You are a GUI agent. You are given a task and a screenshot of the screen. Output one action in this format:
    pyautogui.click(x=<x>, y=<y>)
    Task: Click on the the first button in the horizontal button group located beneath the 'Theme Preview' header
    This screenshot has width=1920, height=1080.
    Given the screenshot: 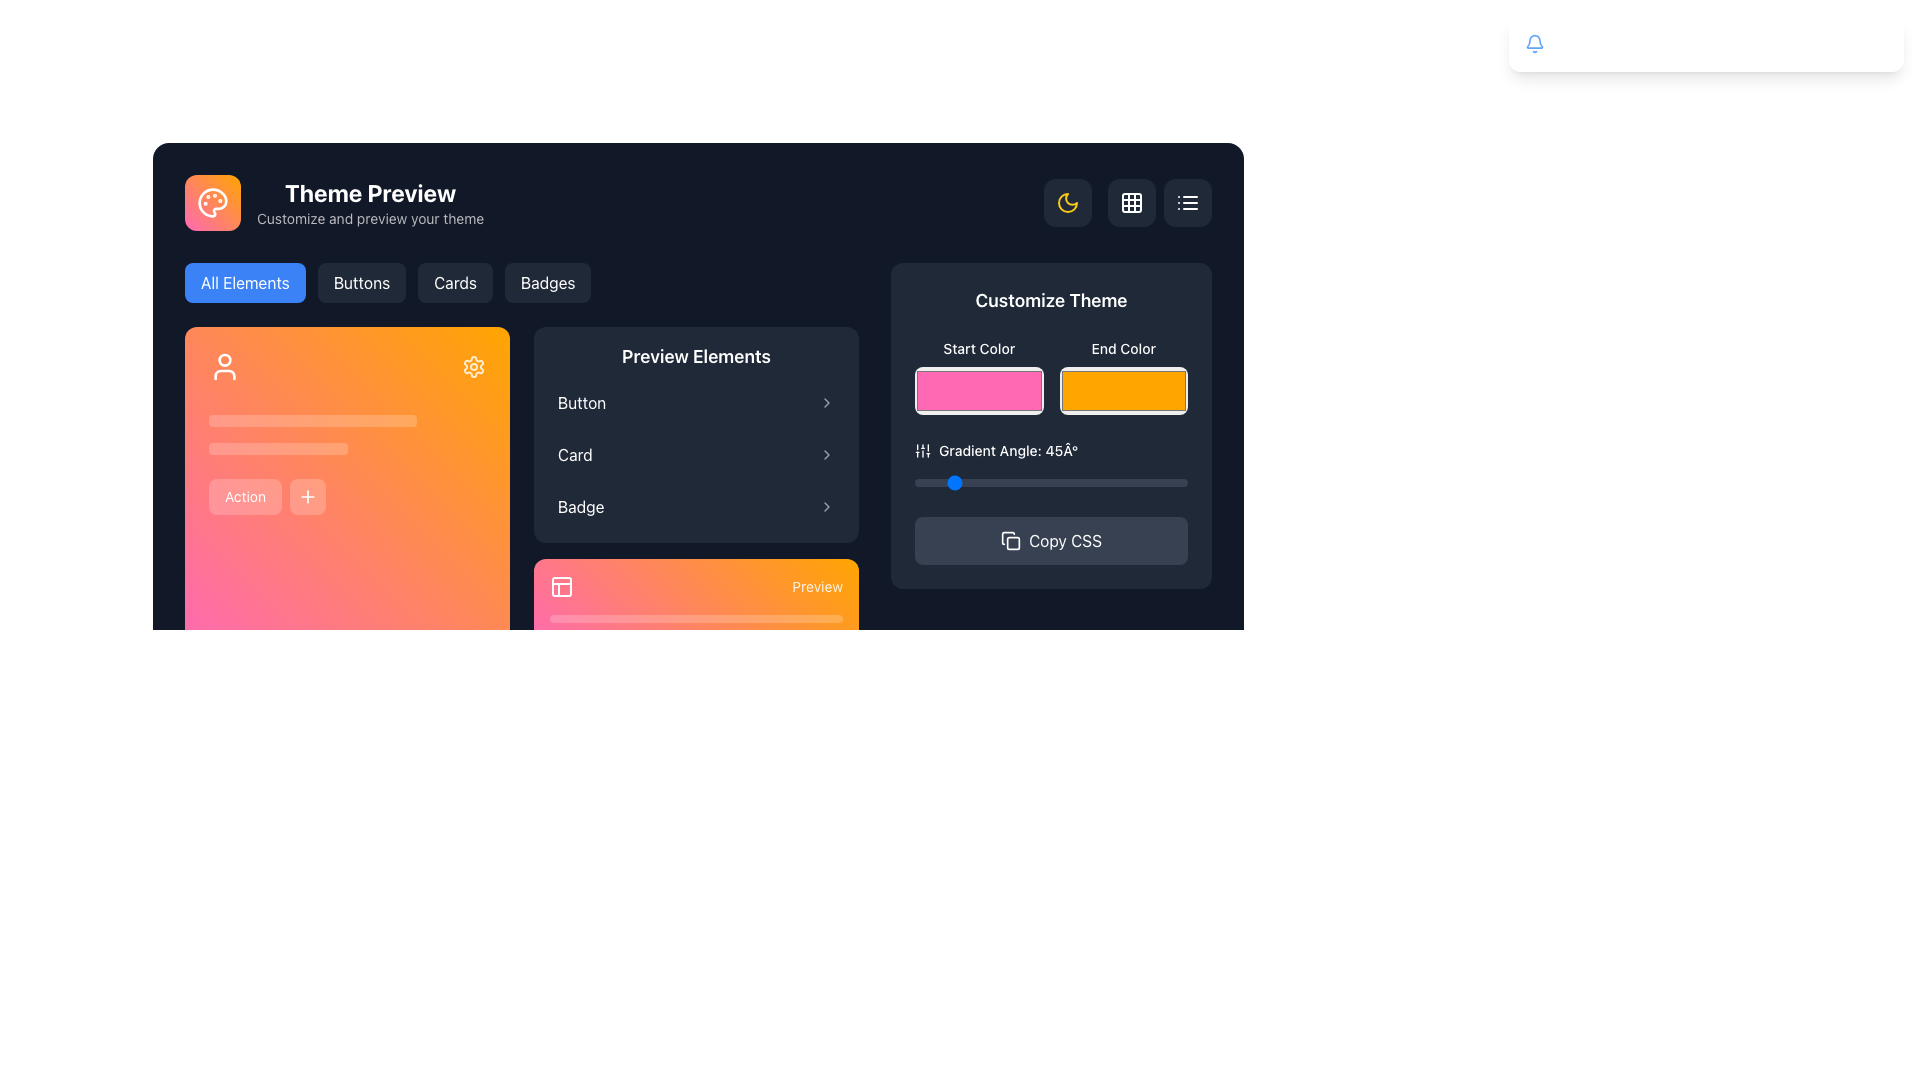 What is the action you would take?
    pyautogui.click(x=244, y=282)
    